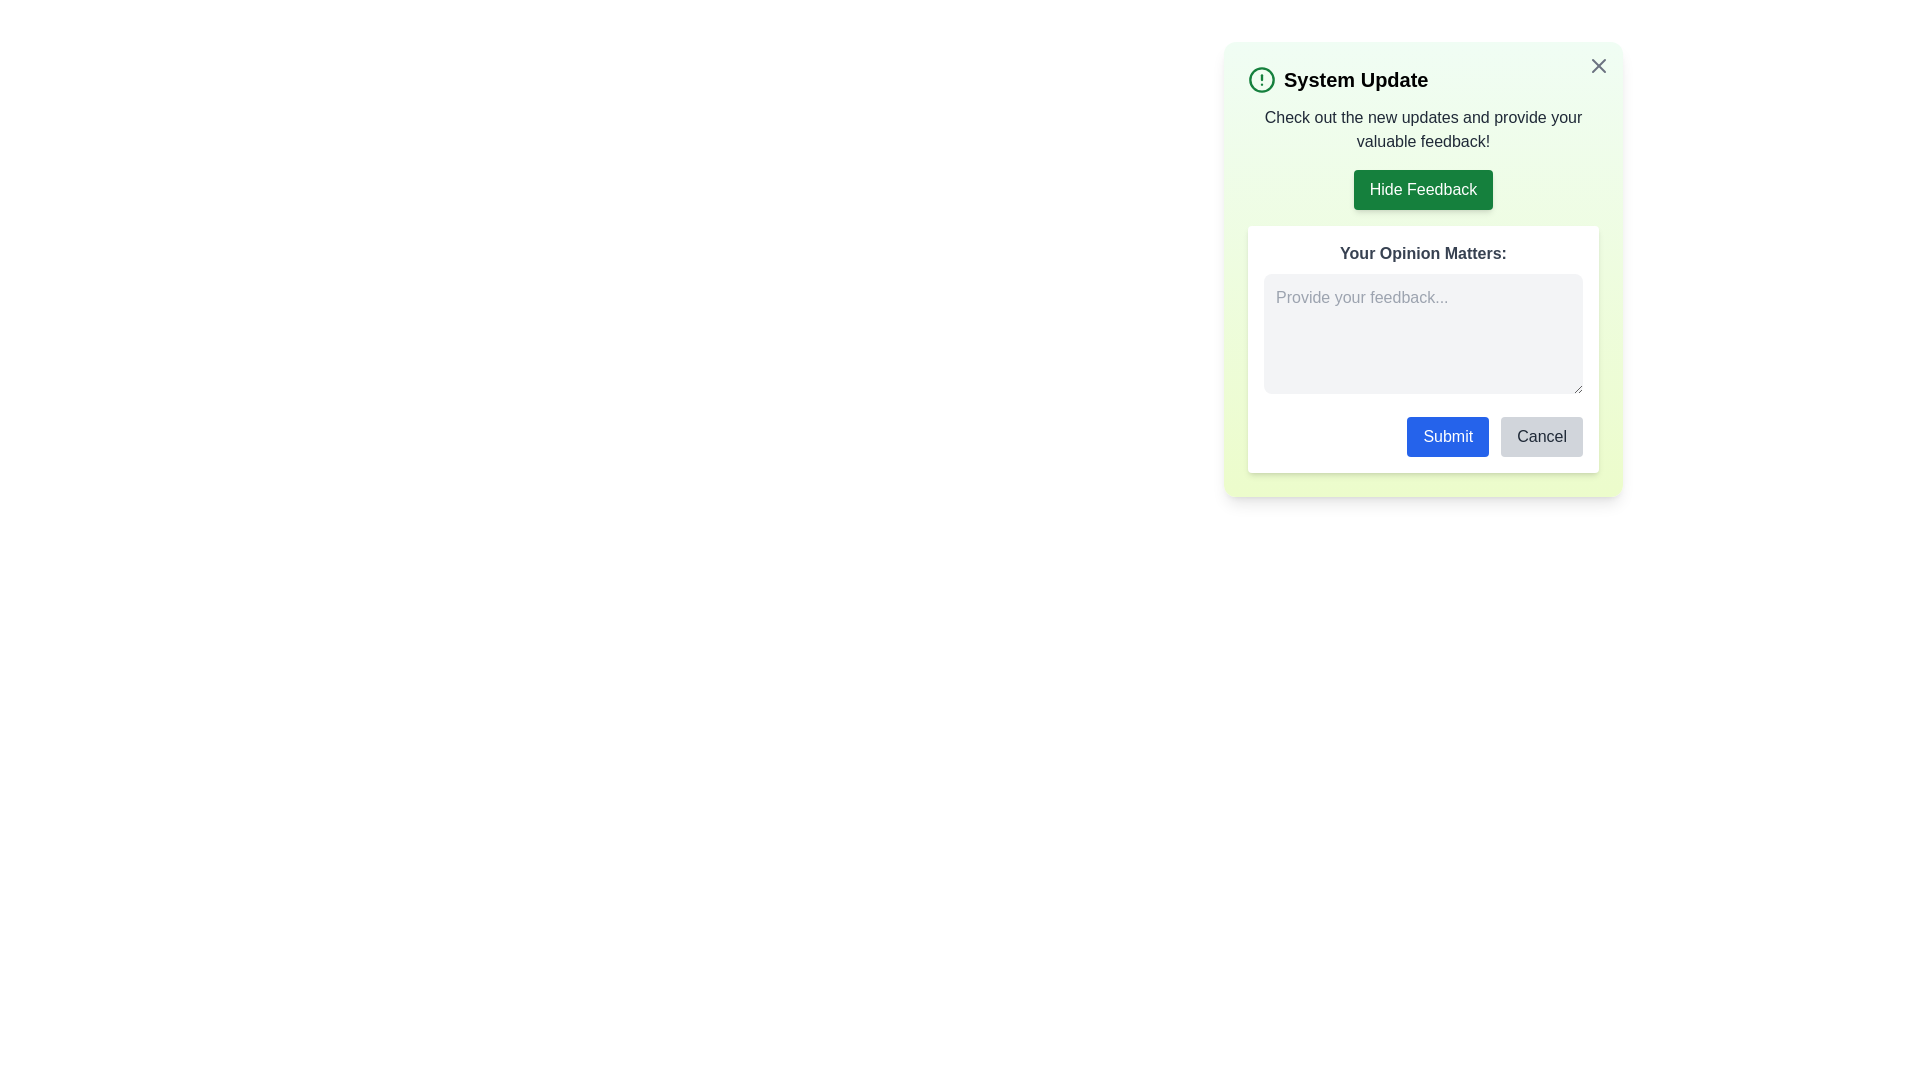 This screenshot has height=1080, width=1920. Describe the element at coordinates (1422, 333) in the screenshot. I see `the feedback text area to focus on it` at that location.